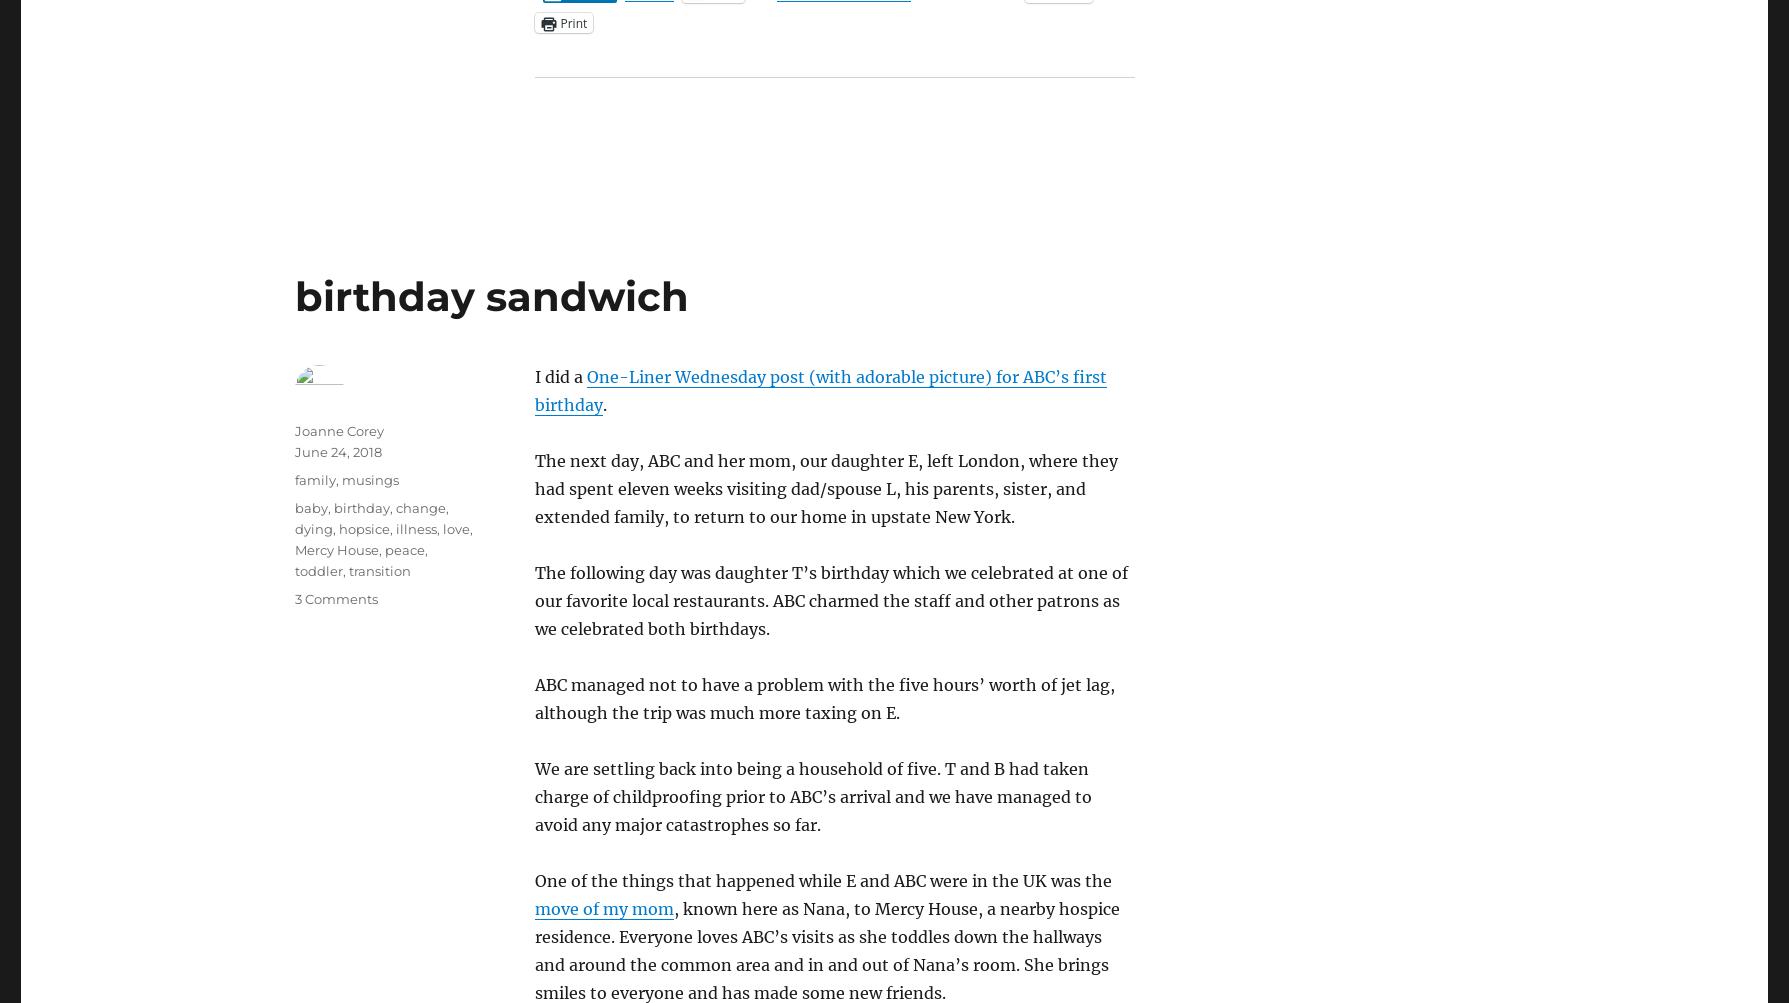 The image size is (1789, 1003). Describe the element at coordinates (822, 881) in the screenshot. I see `'One of the things that happened while E and ABC were in the UK was the'` at that location.